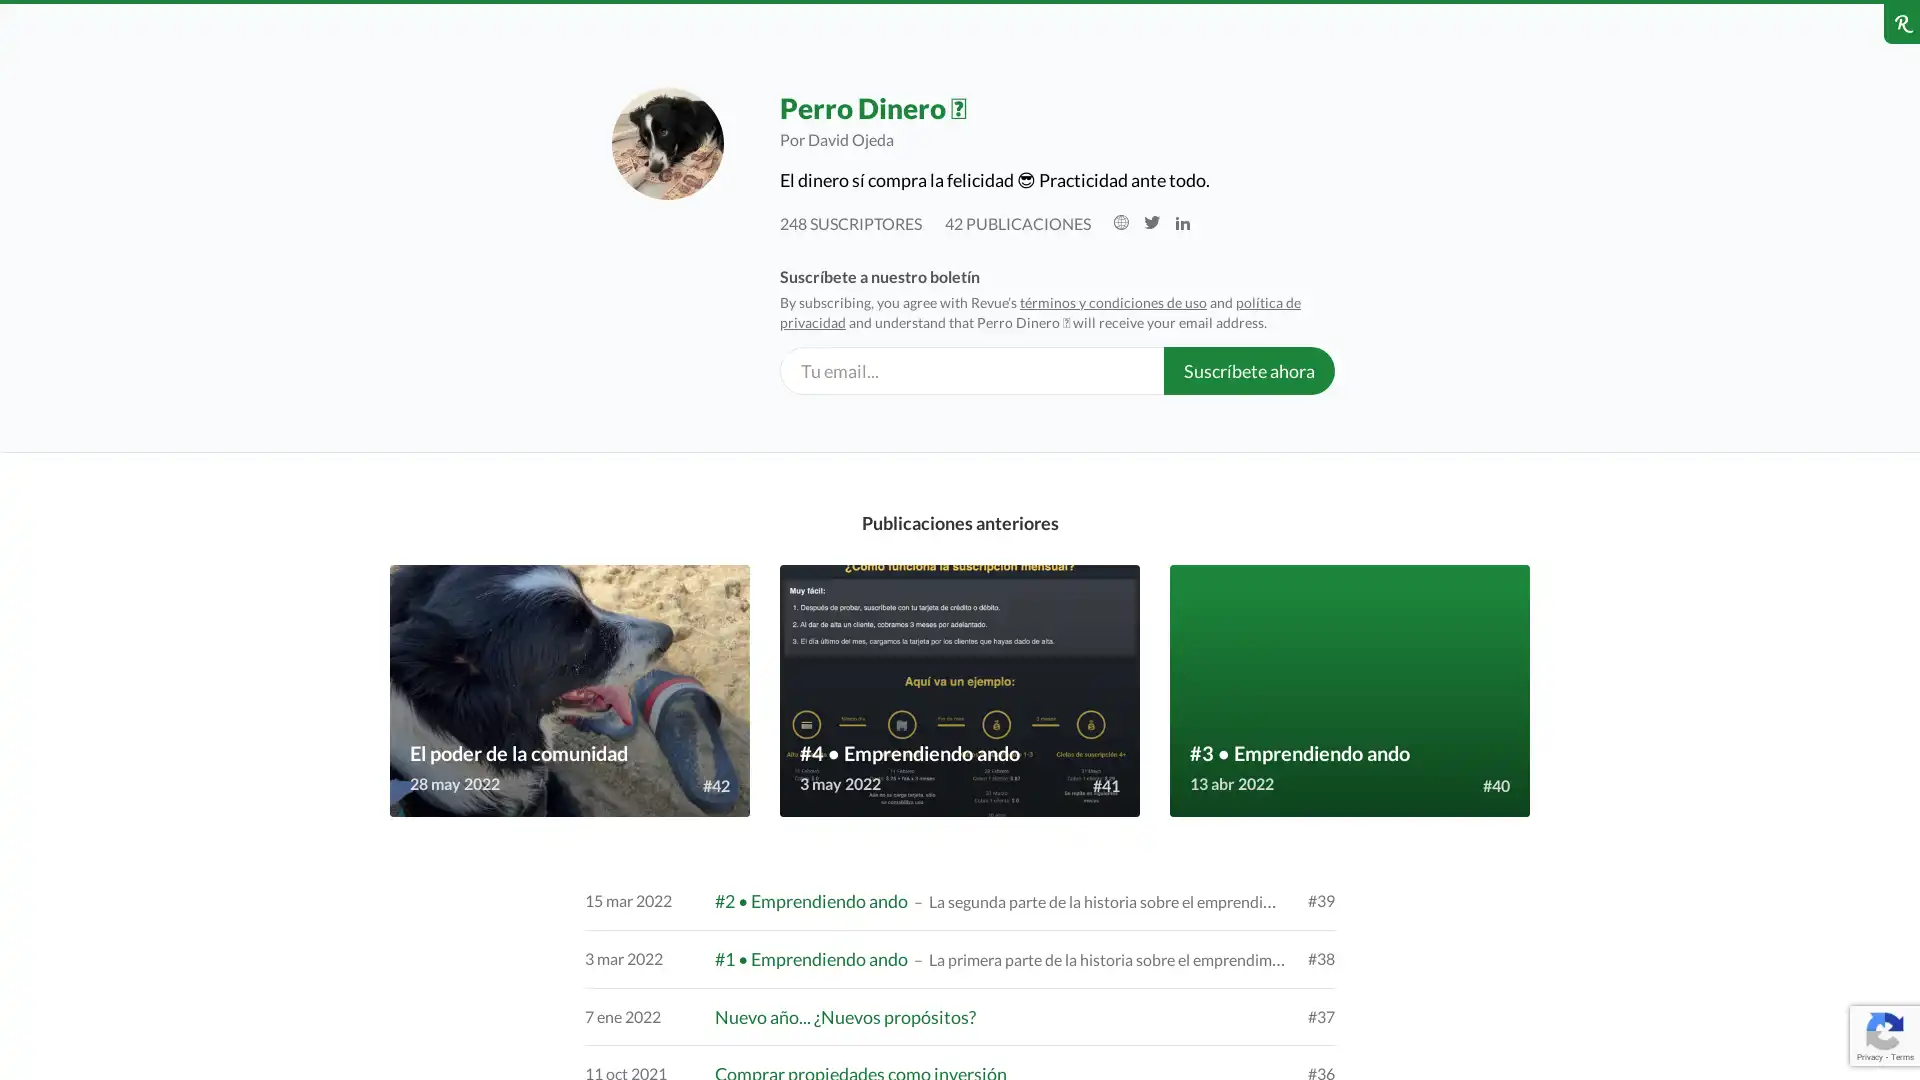 This screenshot has width=1920, height=1080. Describe the element at coordinates (1248, 370) in the screenshot. I see `Suscribete ahora` at that location.